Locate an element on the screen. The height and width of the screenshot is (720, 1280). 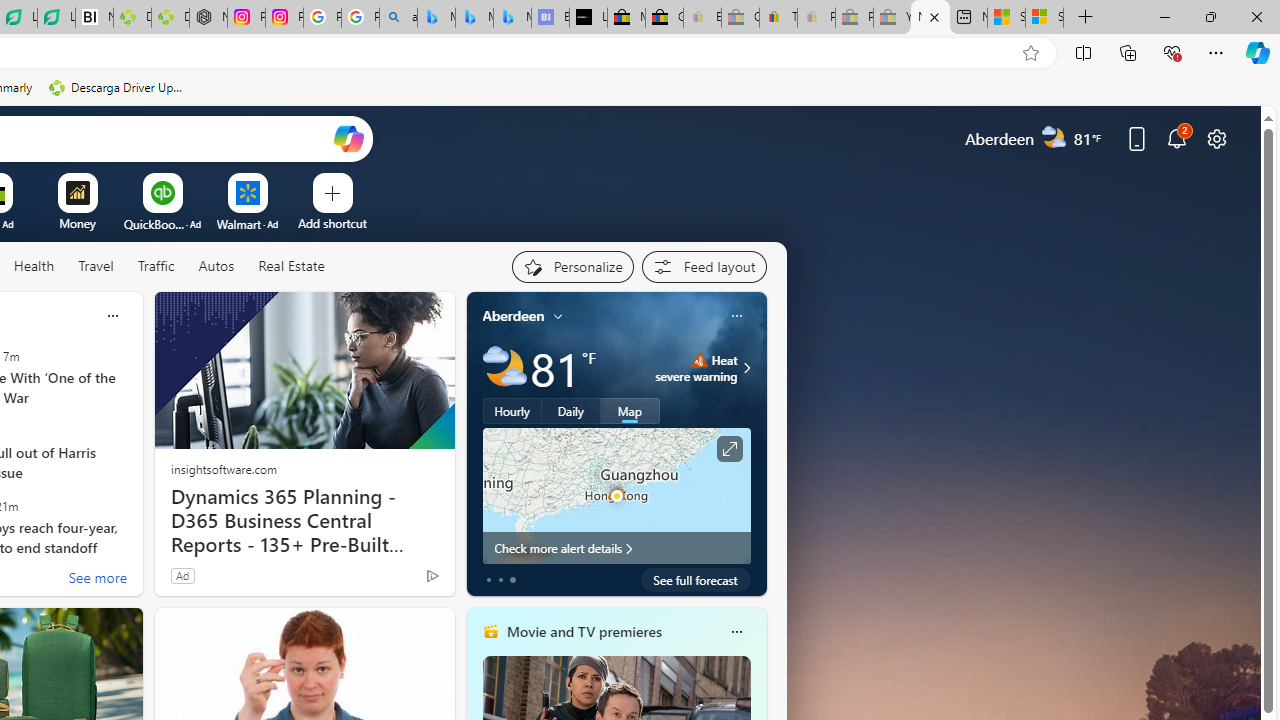
'Health' is located at coordinates (34, 265).